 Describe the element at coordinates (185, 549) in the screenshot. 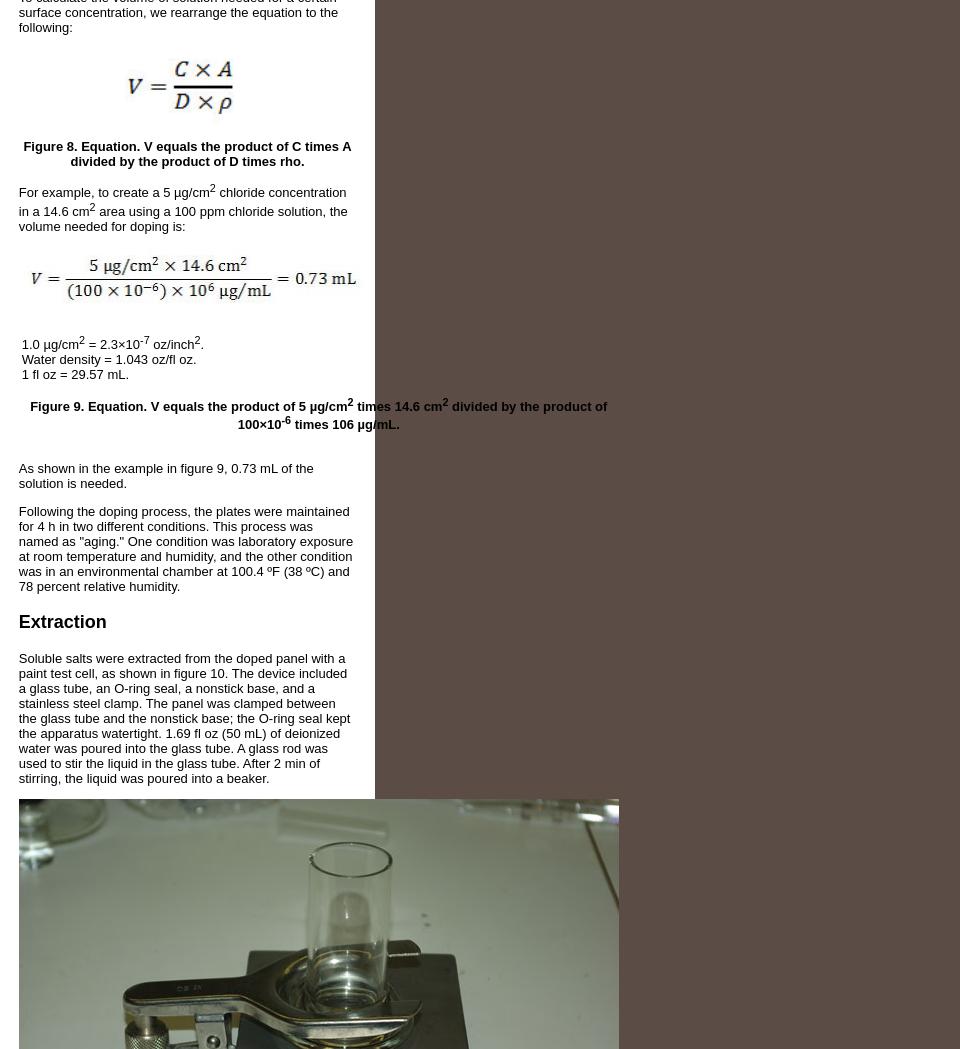

I see `'Following the doping process, the plates were maintained for
4 h in two different conditions. This process was named as "aging." One
condition was laboratory exposure at room temperature and humidity, and the
other condition was in an environmental chamber at 100.4 ºF (38 ºC) and 78
percent relative humidity.'` at that location.